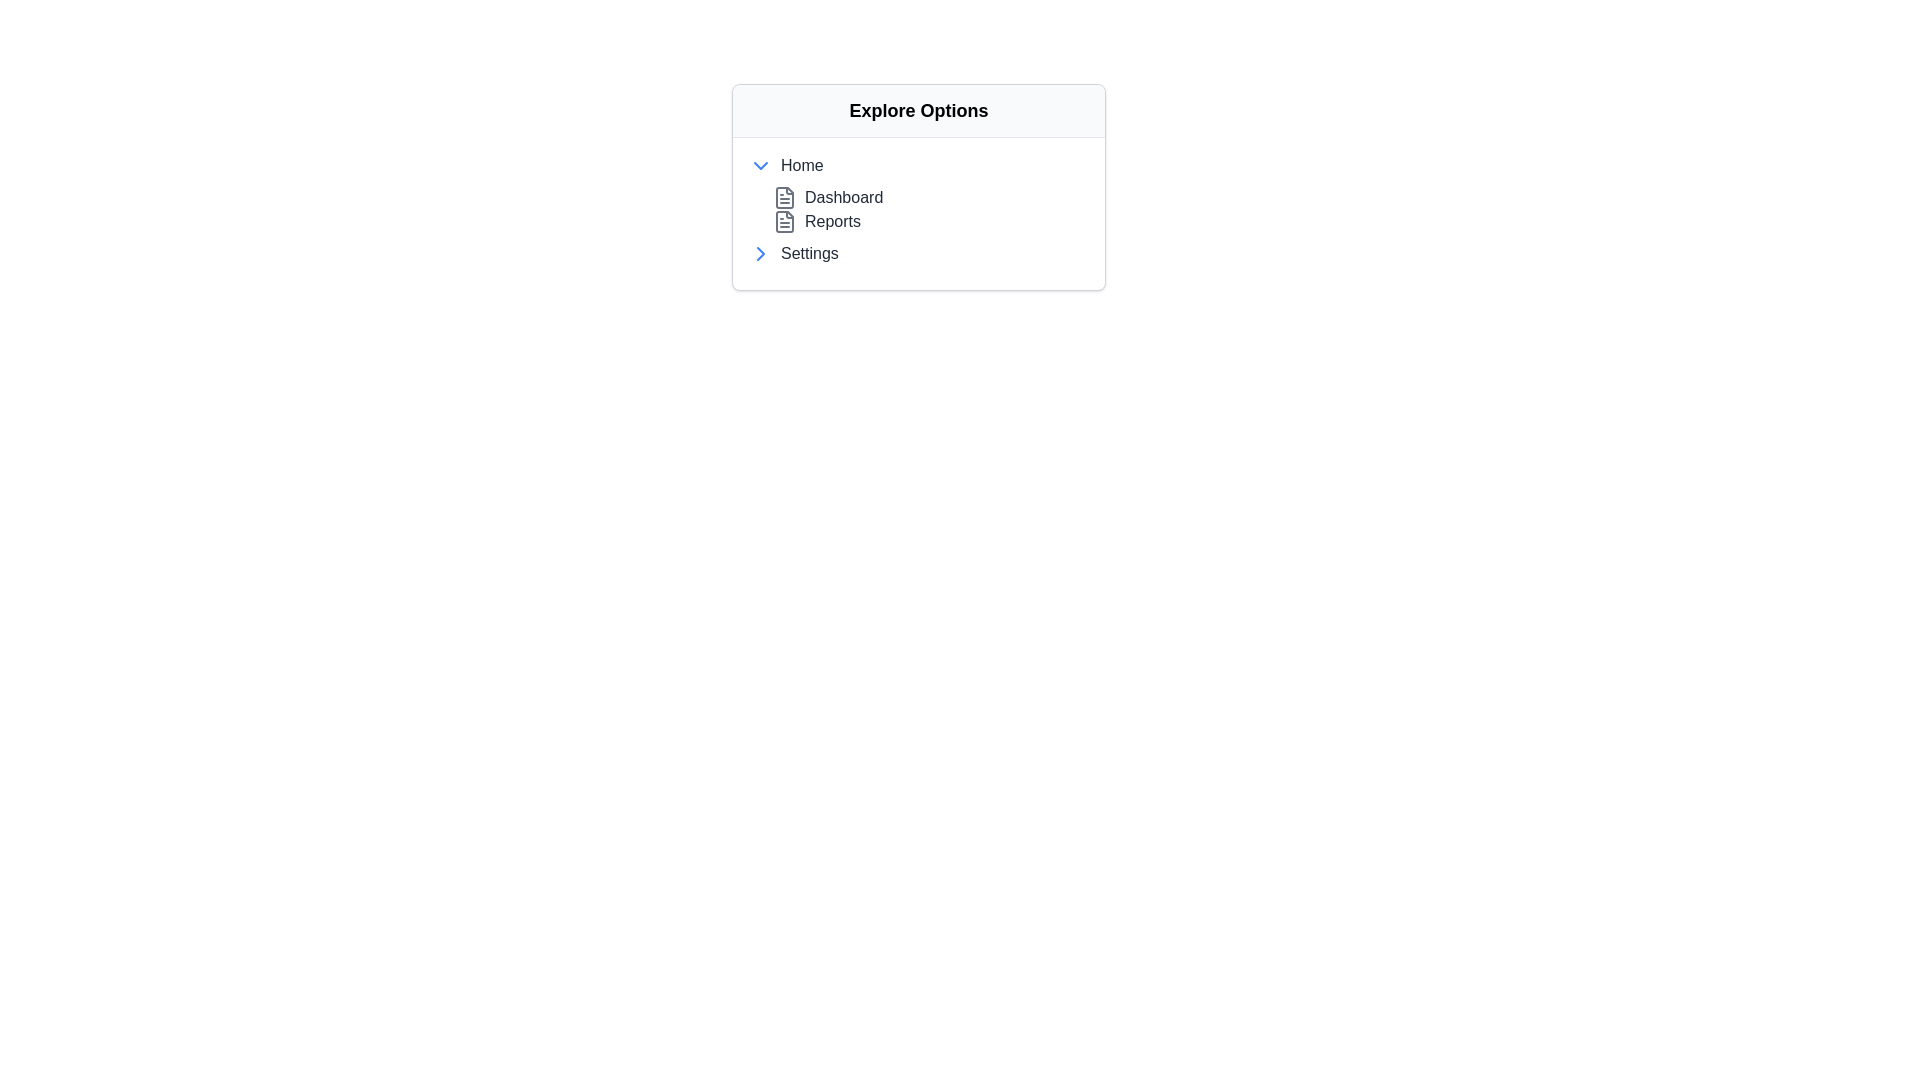  Describe the element at coordinates (917, 253) in the screenshot. I see `the fourth item in the 'Explore Options' navigation list` at that location.